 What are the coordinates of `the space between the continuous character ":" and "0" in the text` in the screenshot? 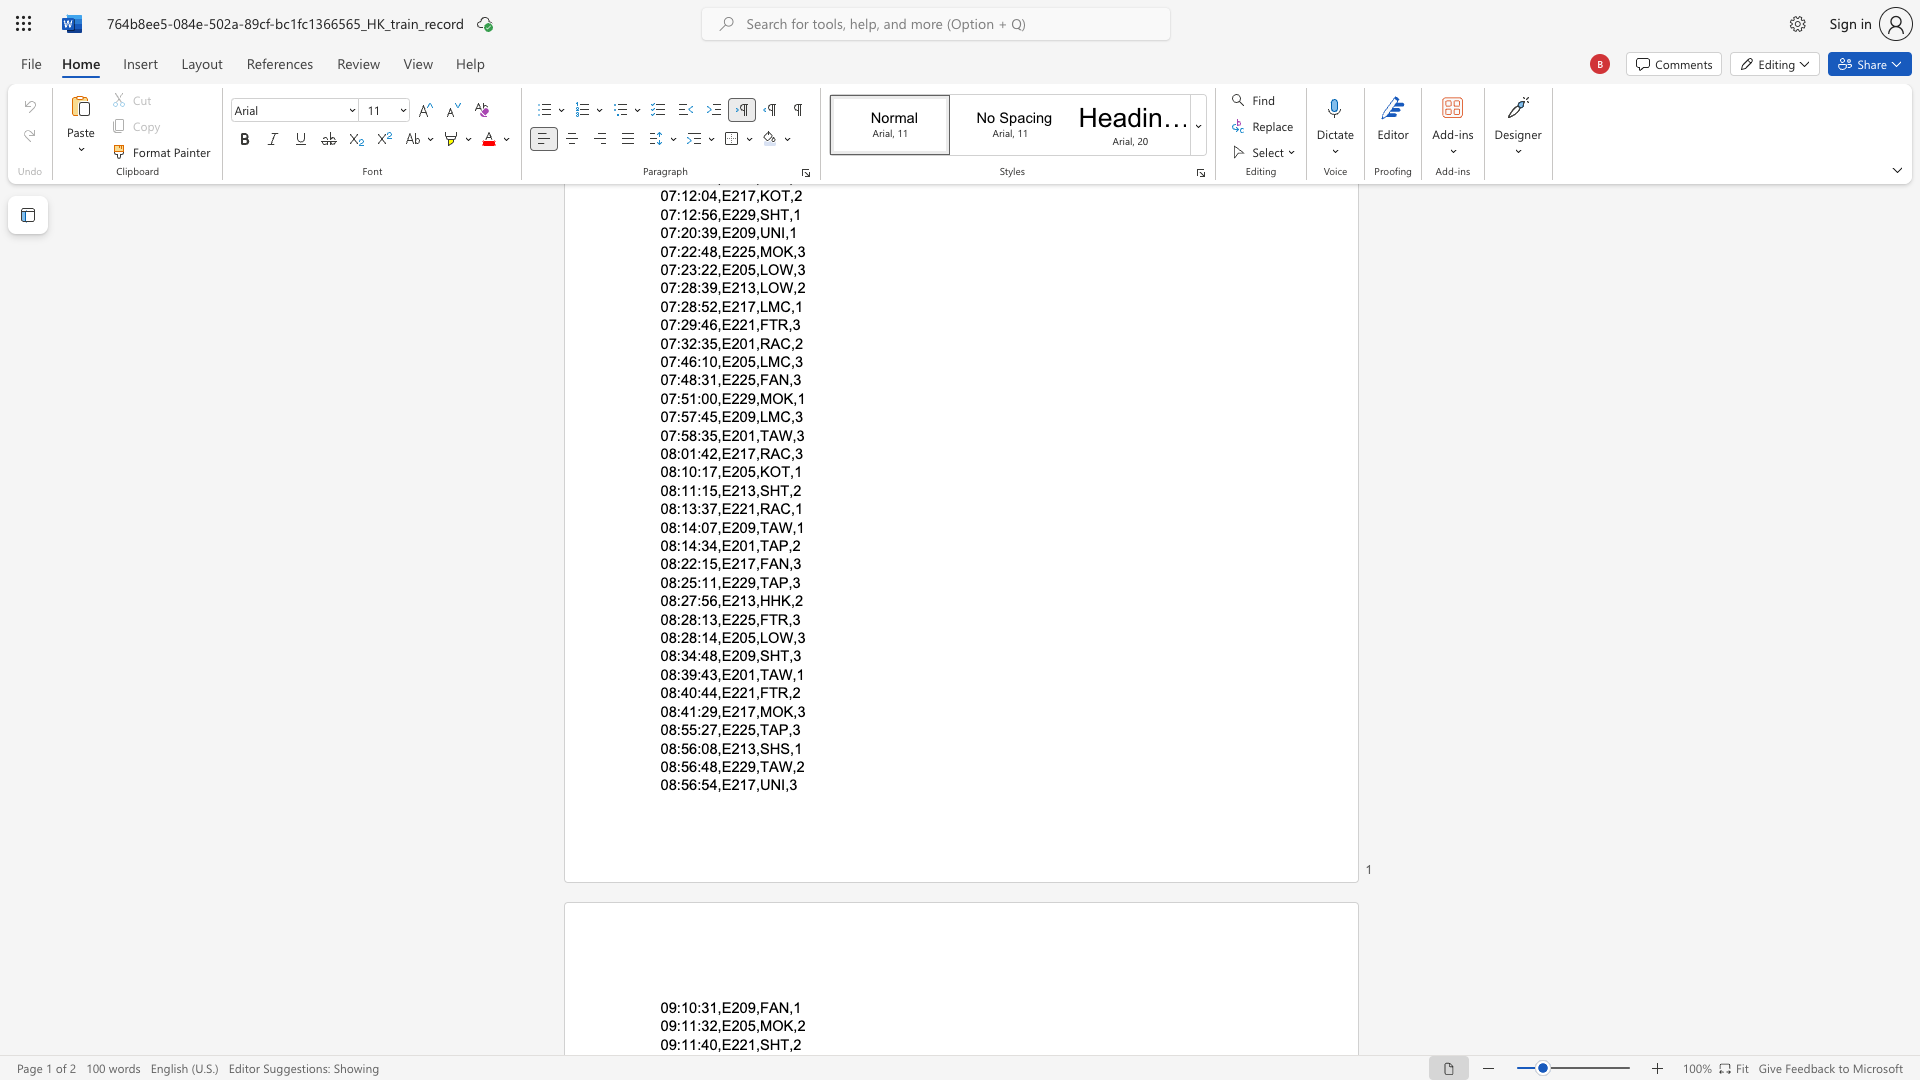 It's located at (702, 748).